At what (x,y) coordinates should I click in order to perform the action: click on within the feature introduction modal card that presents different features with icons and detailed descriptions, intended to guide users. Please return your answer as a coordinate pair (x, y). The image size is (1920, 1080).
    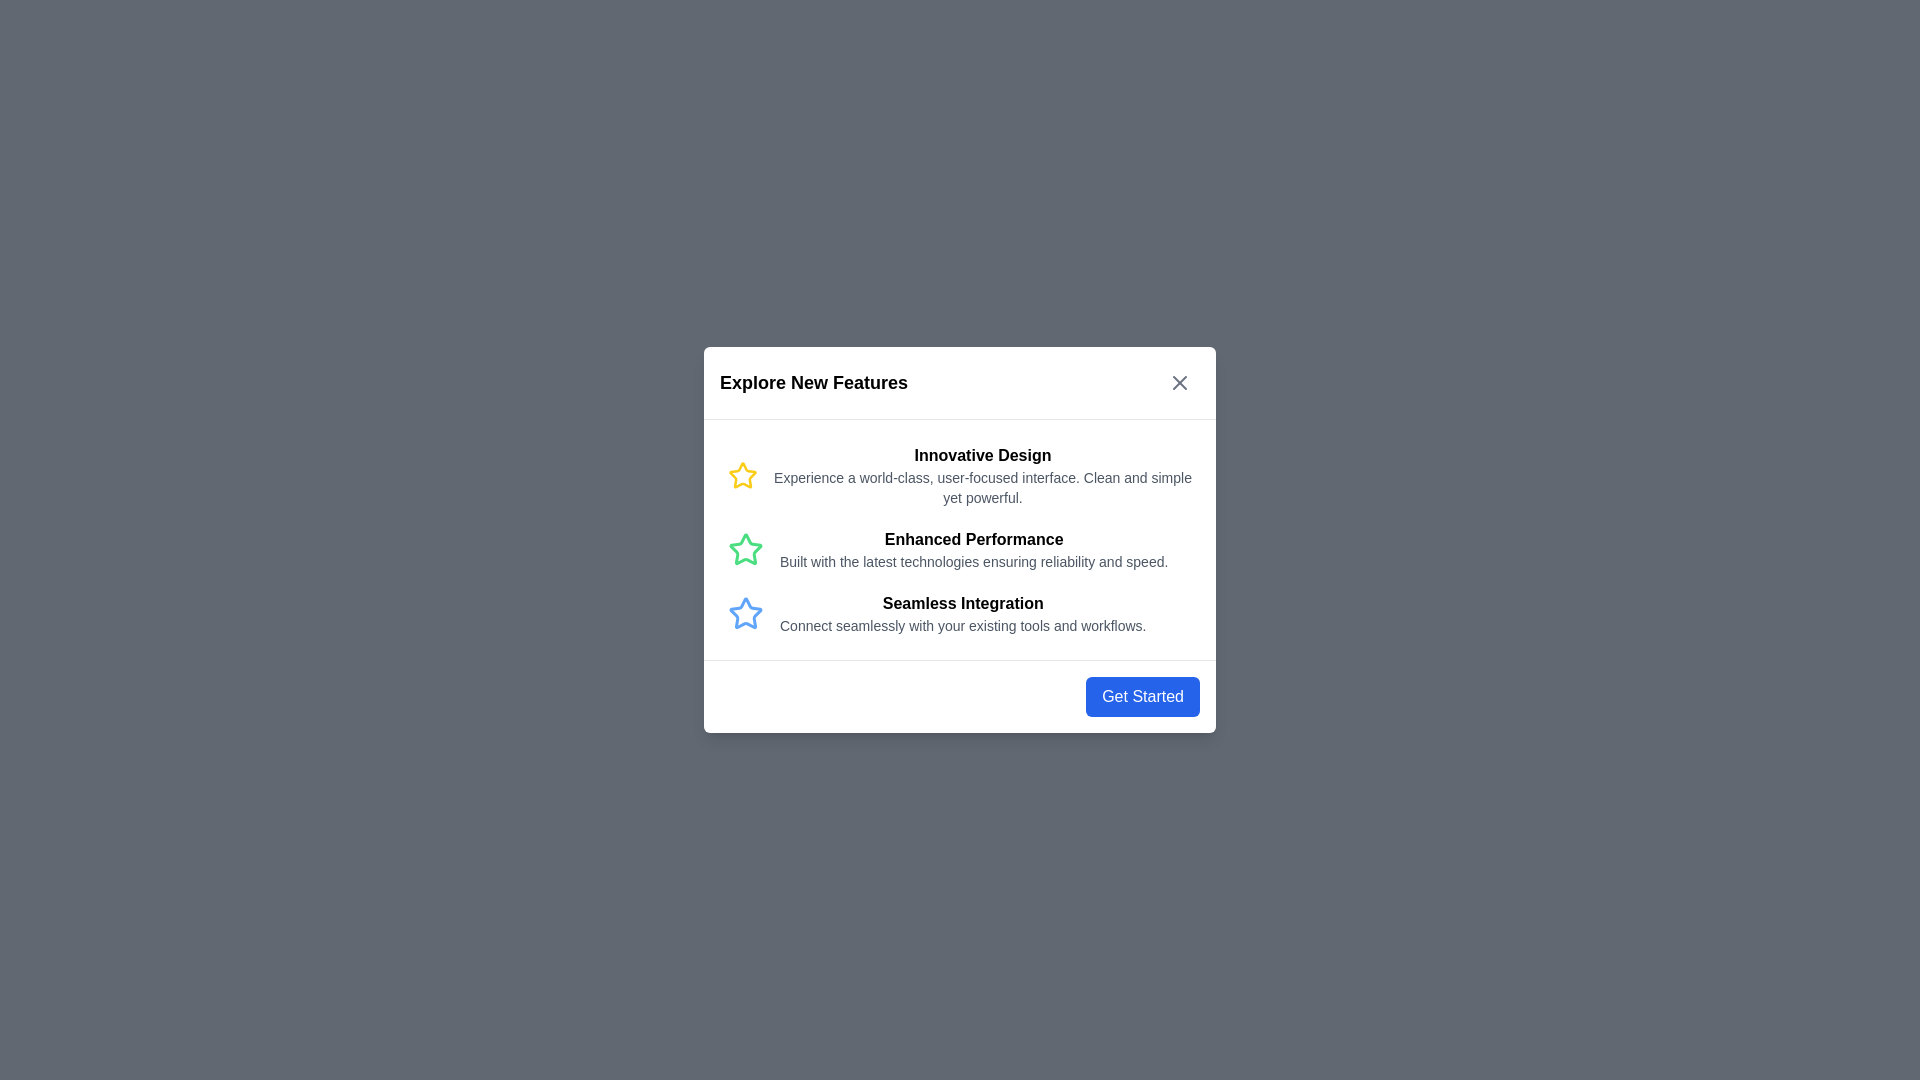
    Looking at the image, I should click on (960, 540).